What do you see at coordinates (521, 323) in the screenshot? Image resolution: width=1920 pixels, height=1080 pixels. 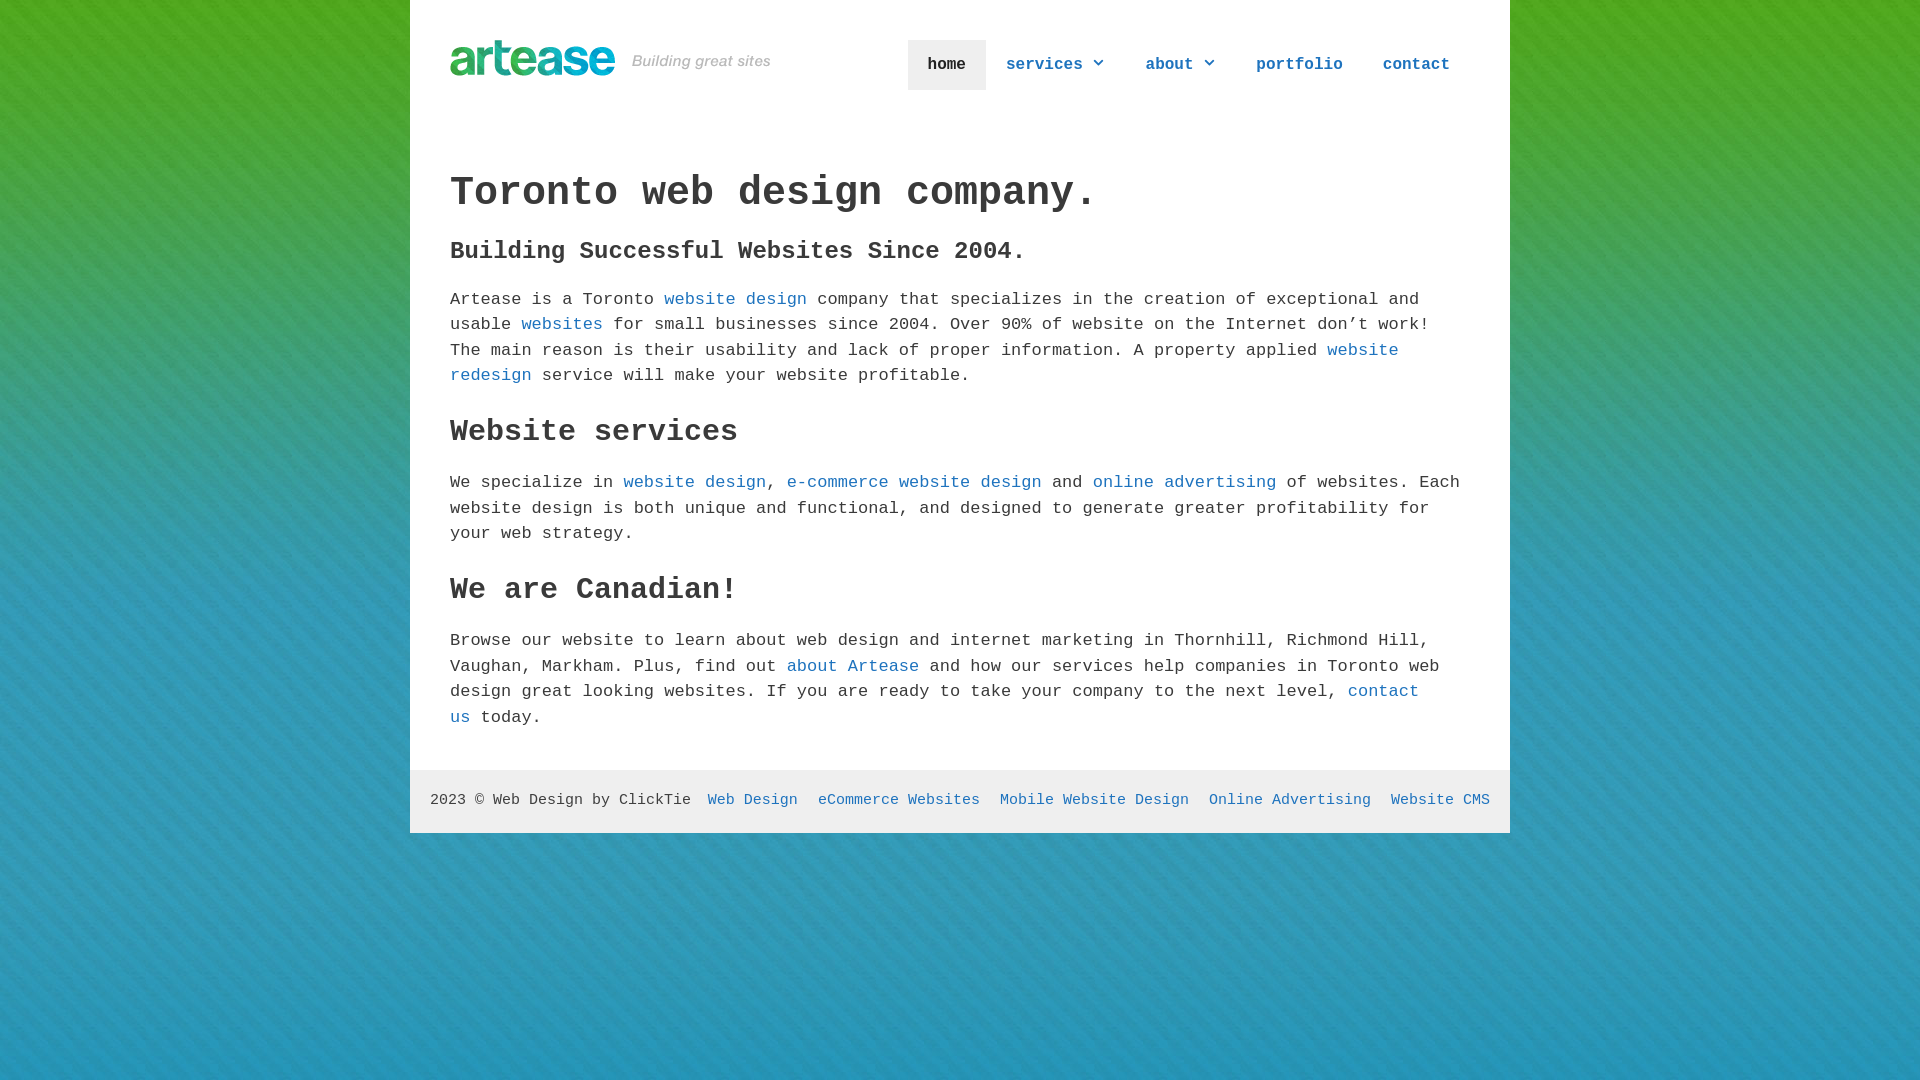 I see `'websites'` at bounding box center [521, 323].